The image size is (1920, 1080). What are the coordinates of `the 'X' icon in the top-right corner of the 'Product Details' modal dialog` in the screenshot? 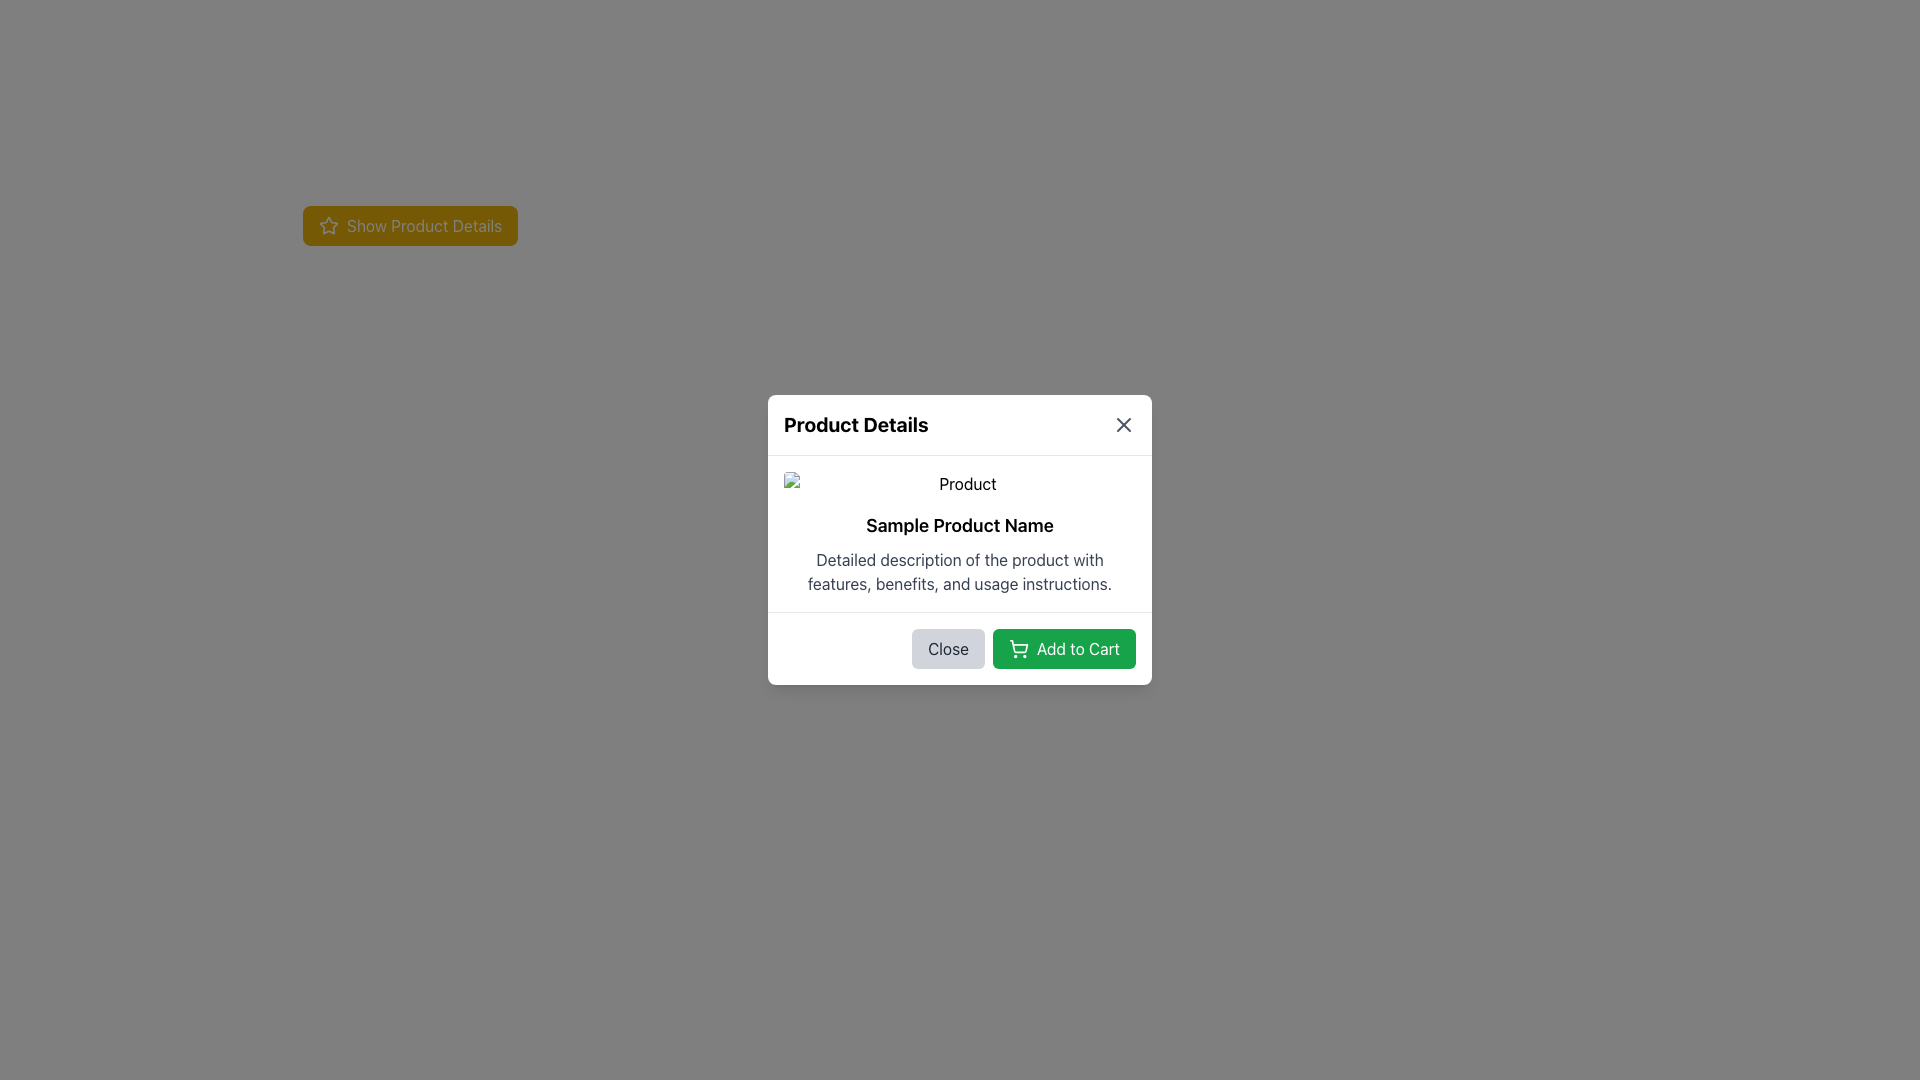 It's located at (1123, 423).